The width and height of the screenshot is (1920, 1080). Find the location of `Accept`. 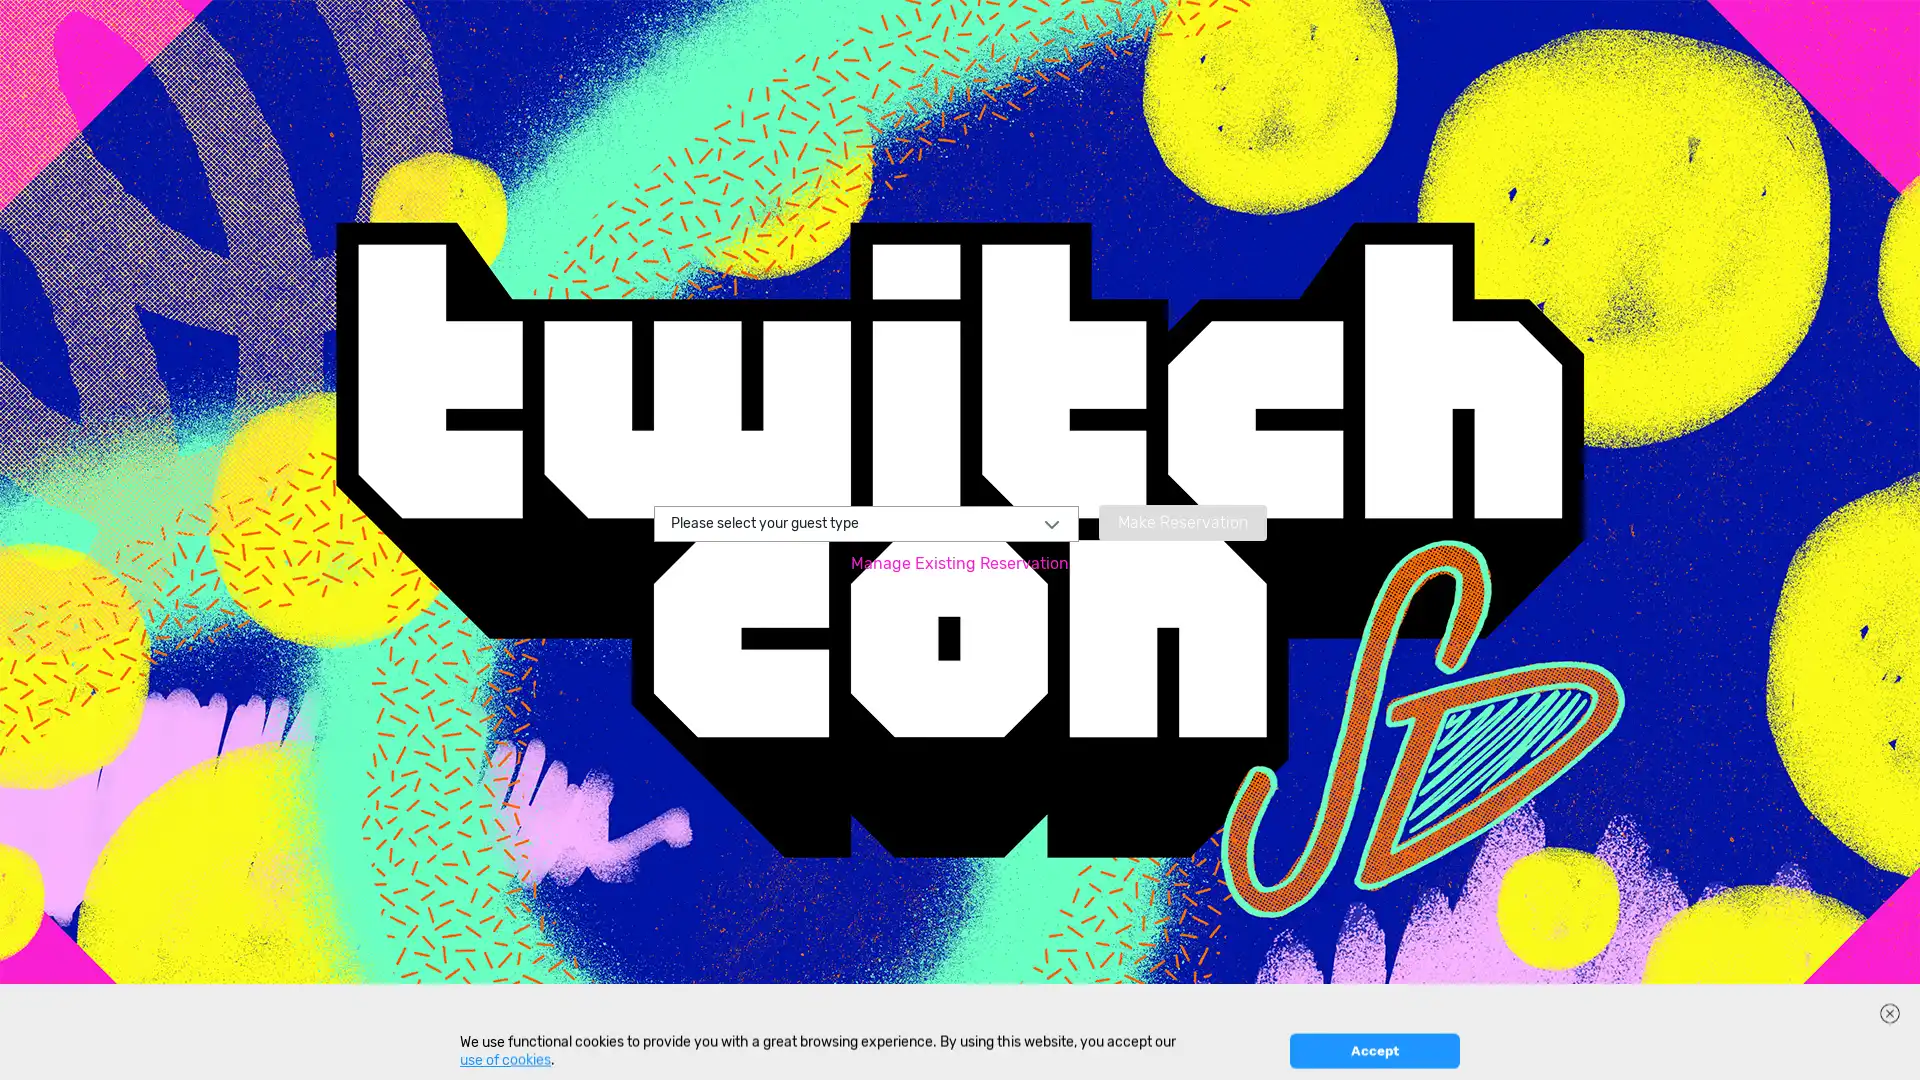

Accept is located at coordinates (1373, 1050).